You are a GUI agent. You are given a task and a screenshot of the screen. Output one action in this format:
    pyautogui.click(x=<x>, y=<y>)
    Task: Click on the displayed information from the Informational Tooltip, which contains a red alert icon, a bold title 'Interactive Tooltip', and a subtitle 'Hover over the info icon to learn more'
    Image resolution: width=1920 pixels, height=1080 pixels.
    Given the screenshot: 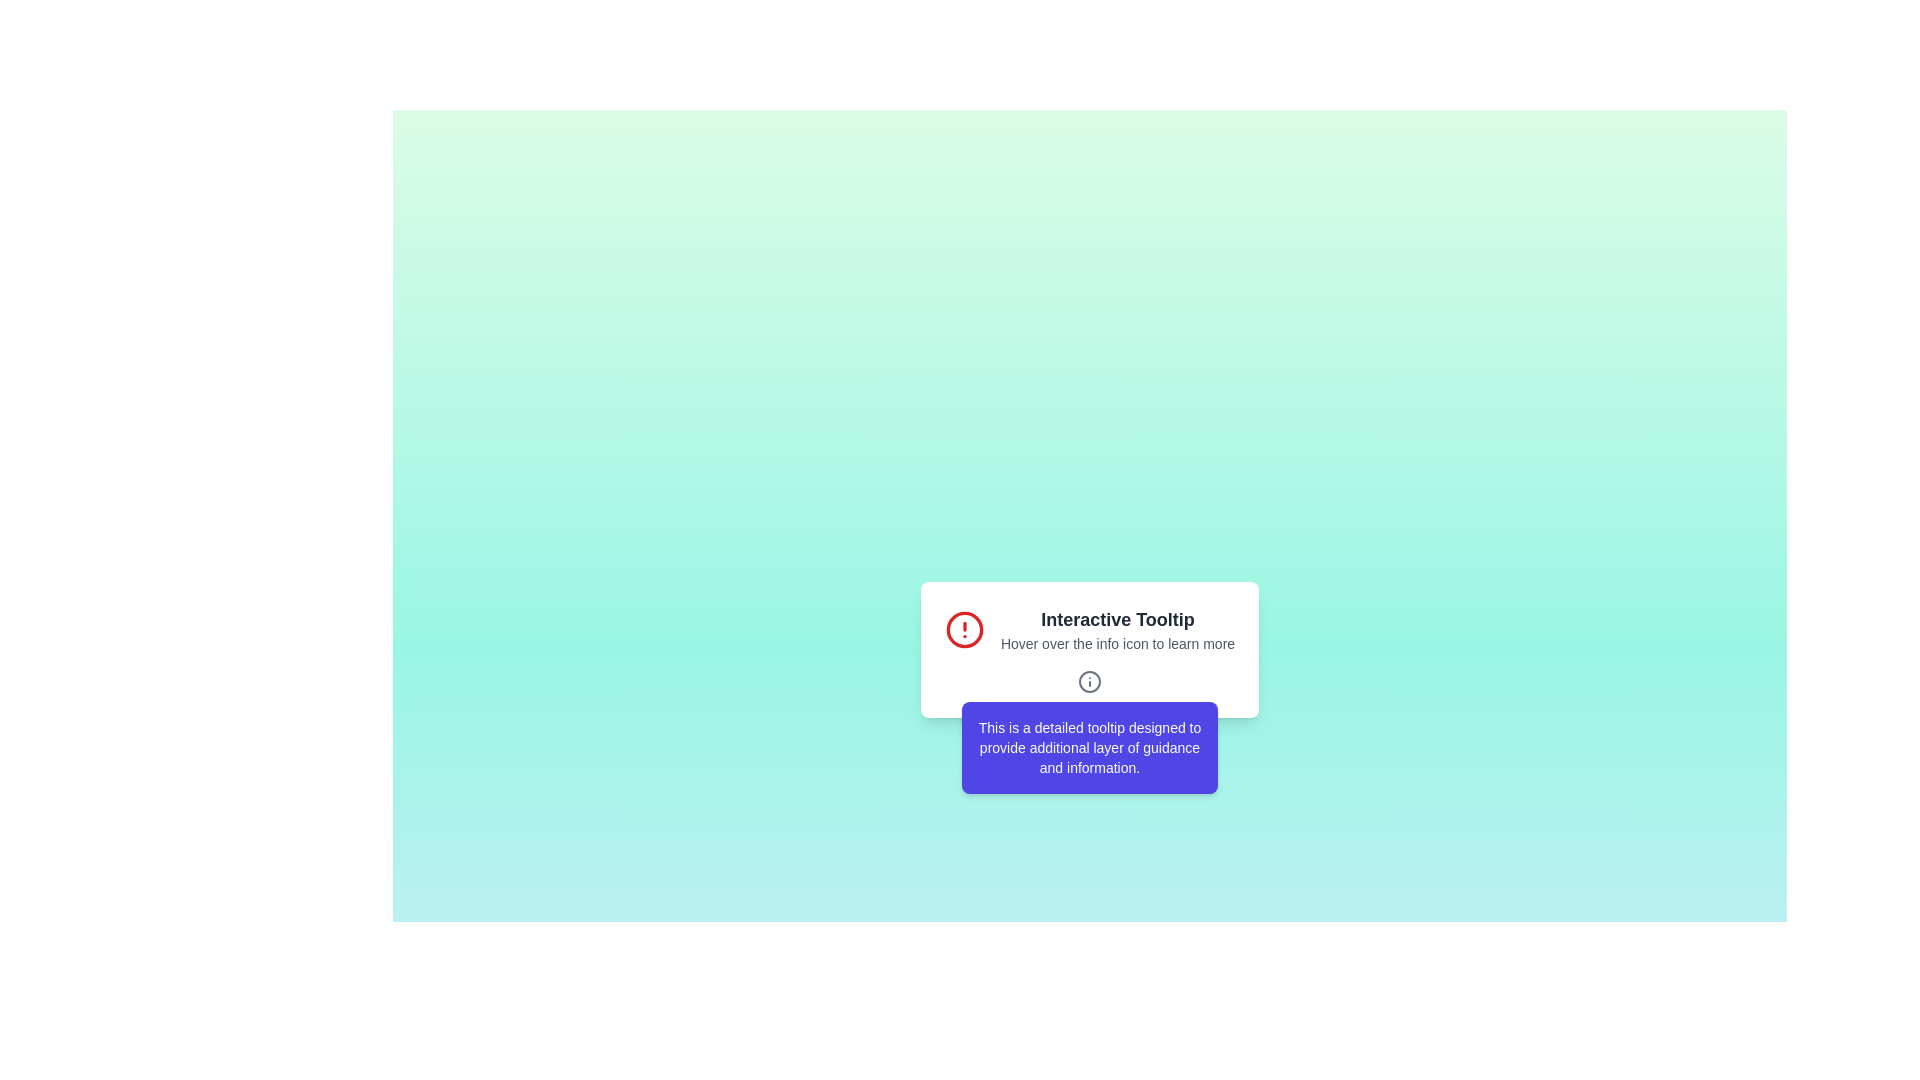 What is the action you would take?
    pyautogui.click(x=1088, y=650)
    